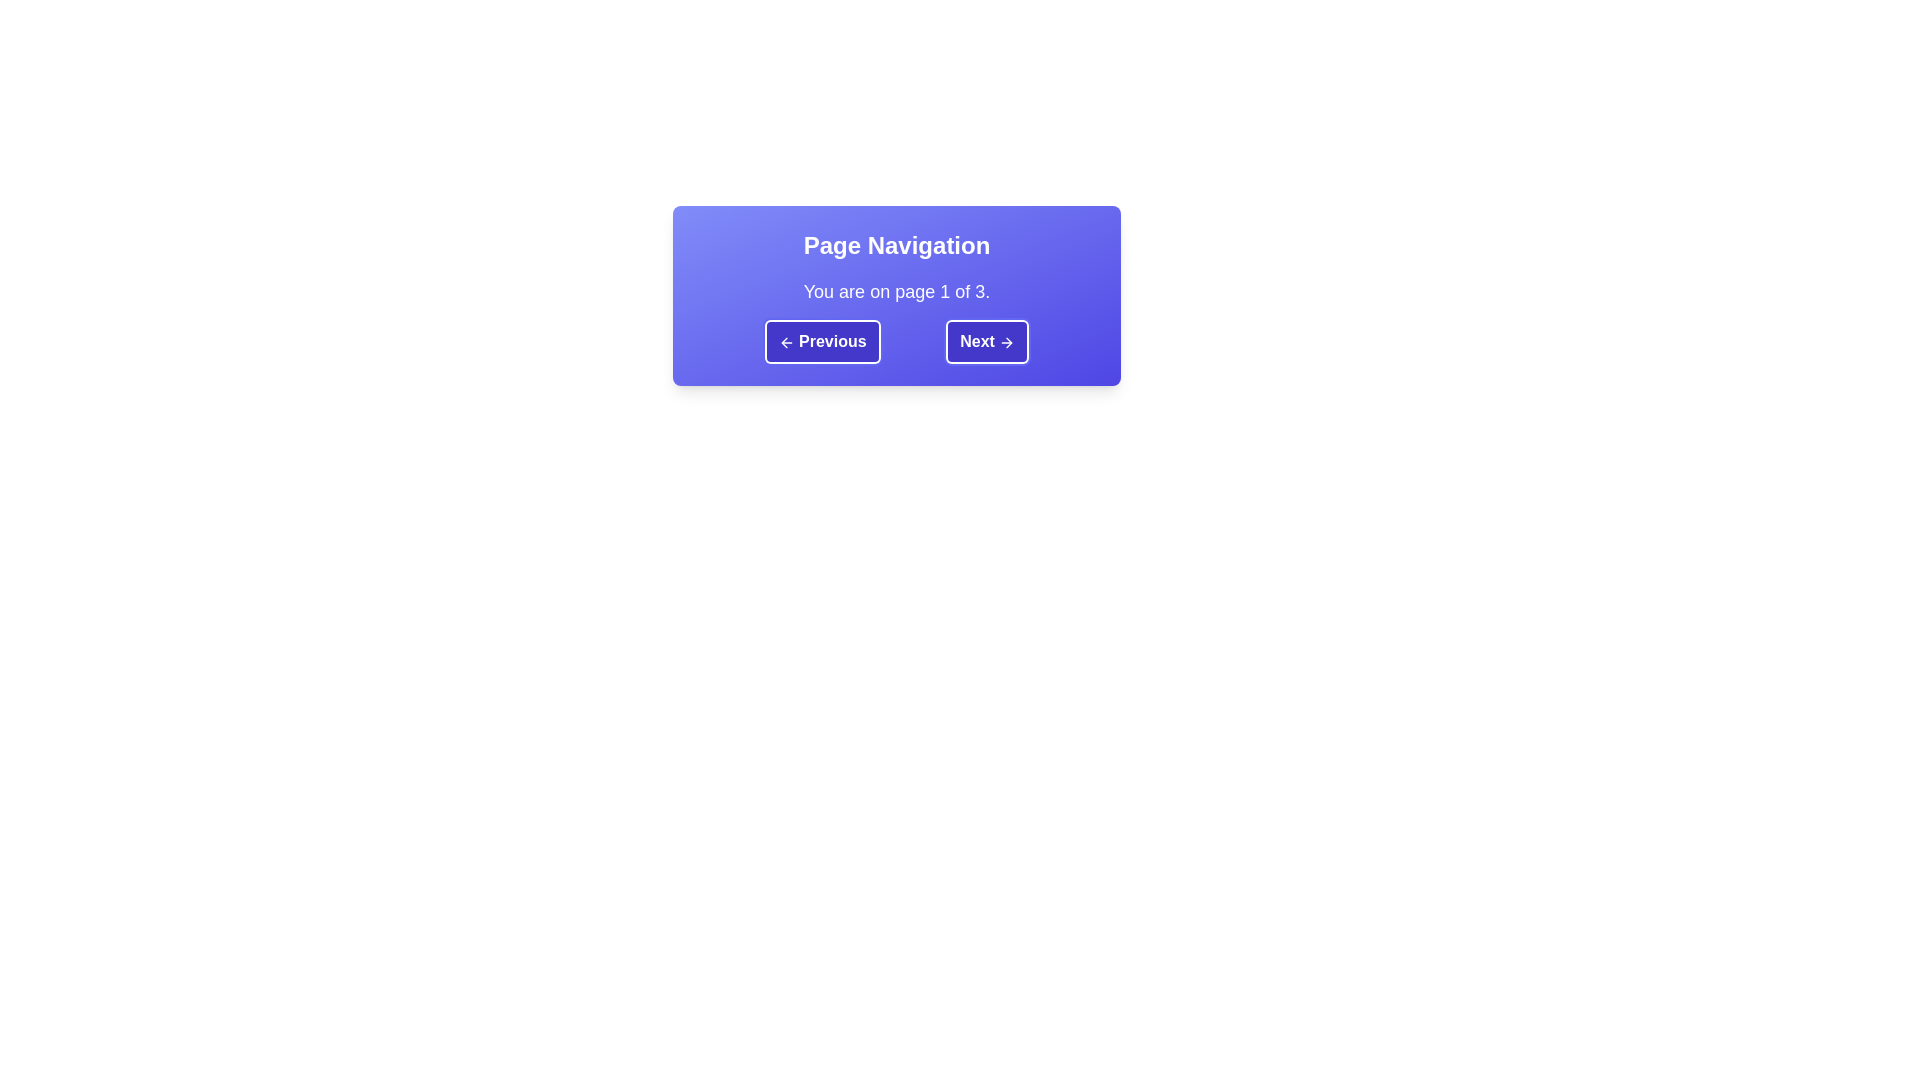 The height and width of the screenshot is (1080, 1920). I want to click on page navigation information displayed in the panel titled 'Page Navigation' which includes the subtitle 'You are on page 1 of 3.', so click(896, 296).